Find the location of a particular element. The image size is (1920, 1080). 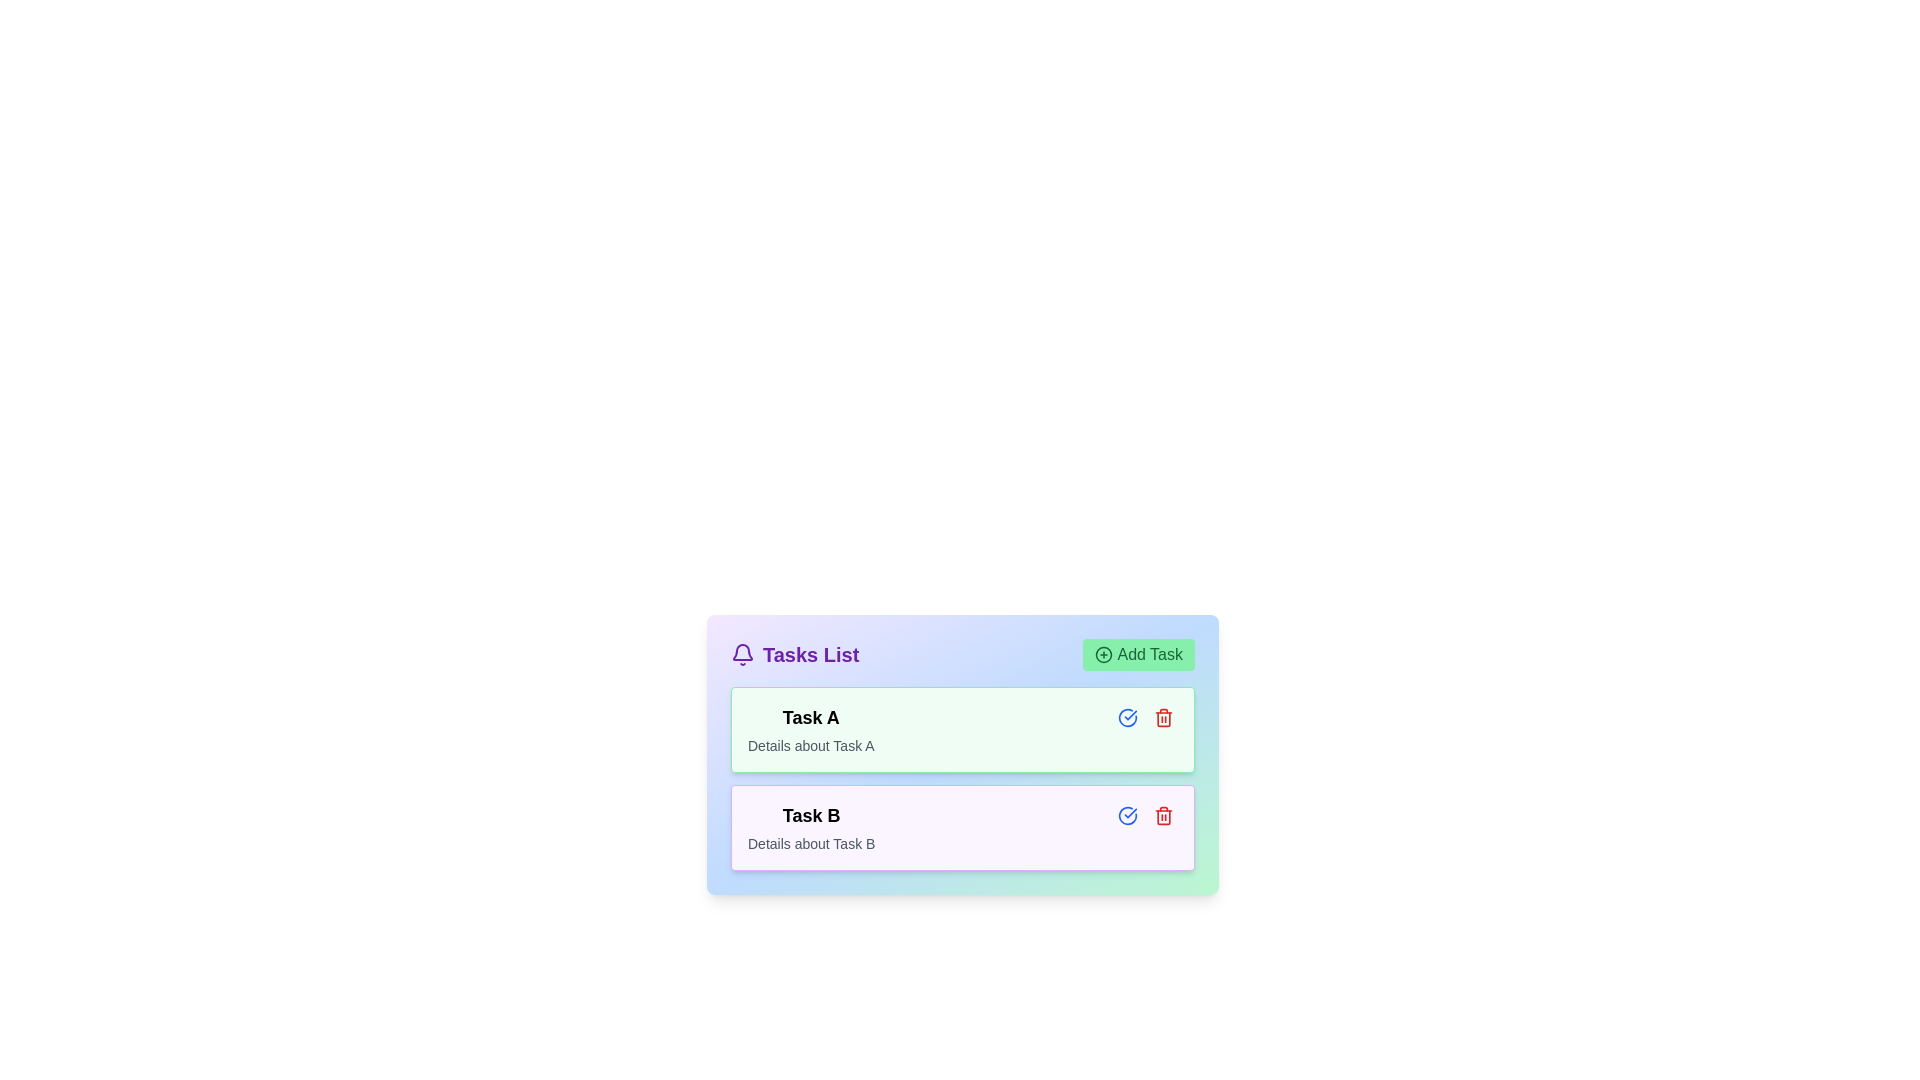

the delete icon located in the compact control panel is located at coordinates (1146, 716).